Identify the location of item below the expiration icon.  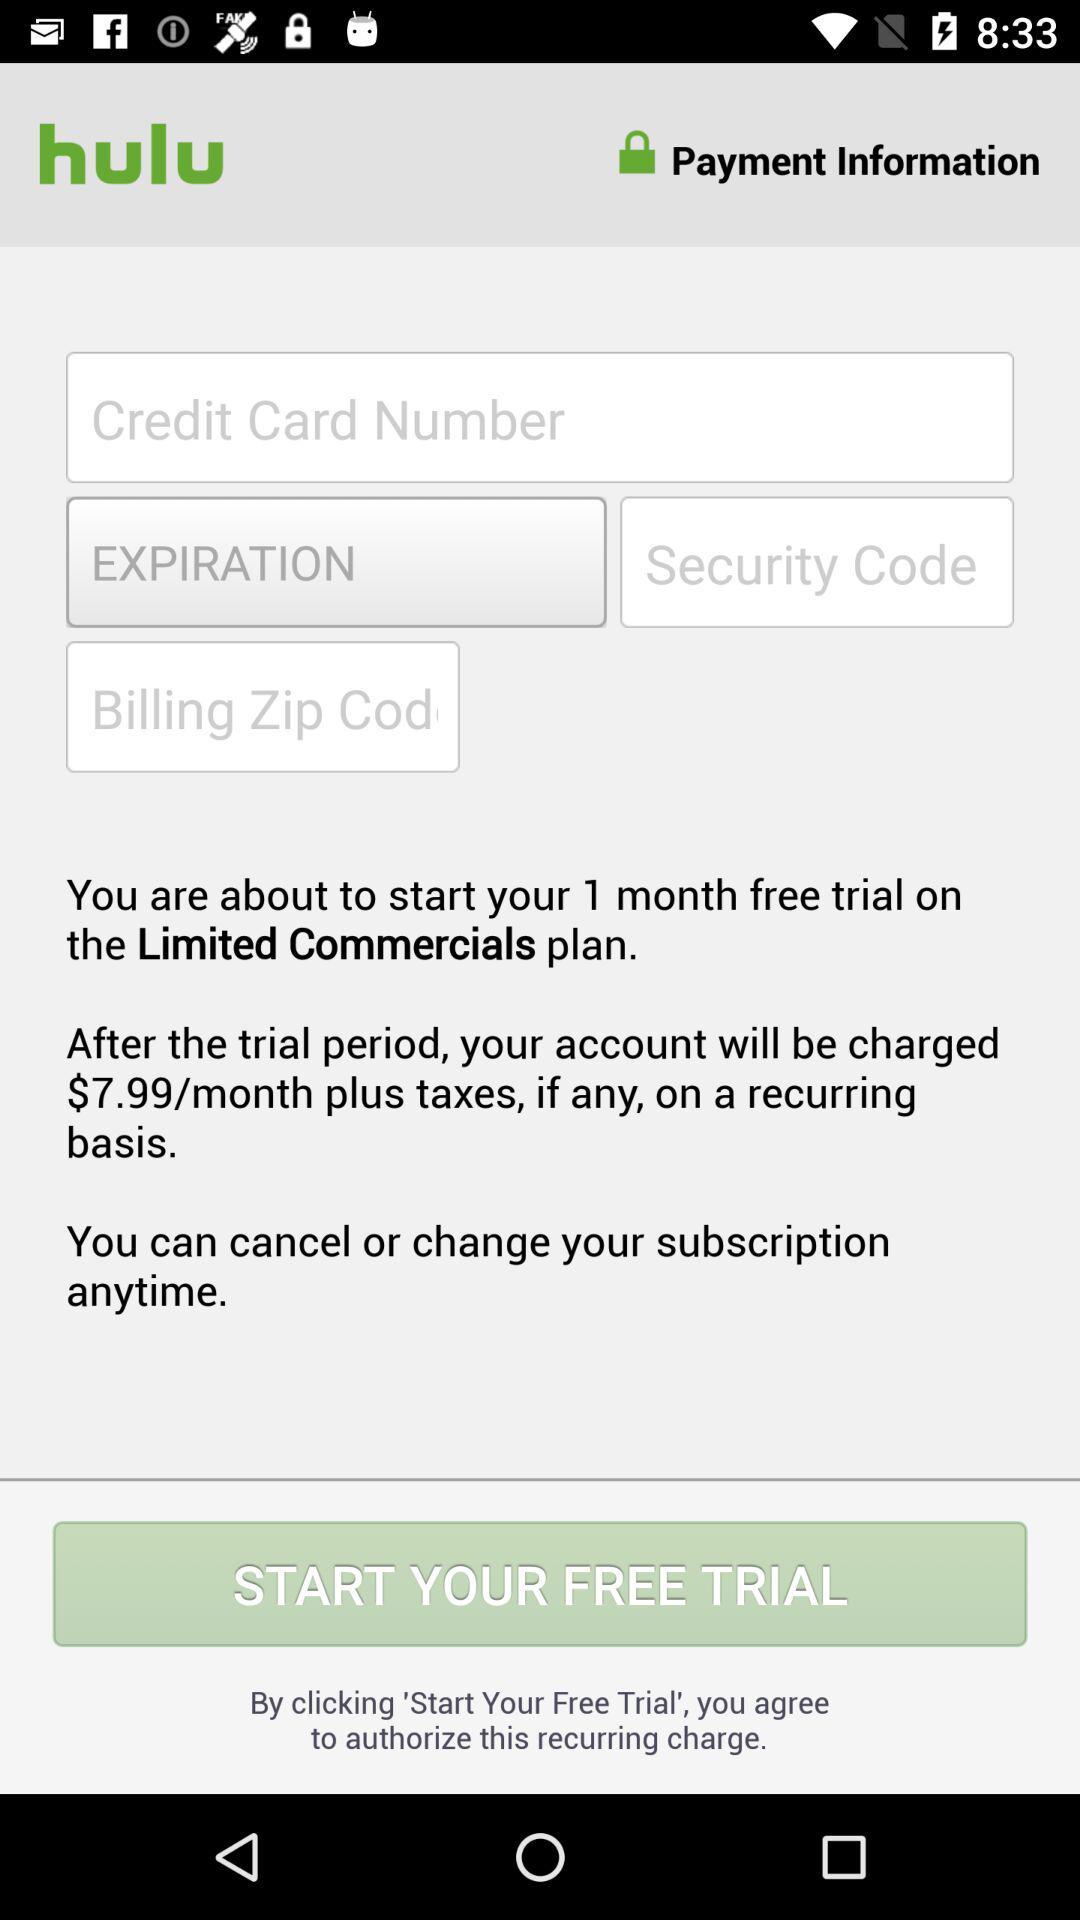
(261, 706).